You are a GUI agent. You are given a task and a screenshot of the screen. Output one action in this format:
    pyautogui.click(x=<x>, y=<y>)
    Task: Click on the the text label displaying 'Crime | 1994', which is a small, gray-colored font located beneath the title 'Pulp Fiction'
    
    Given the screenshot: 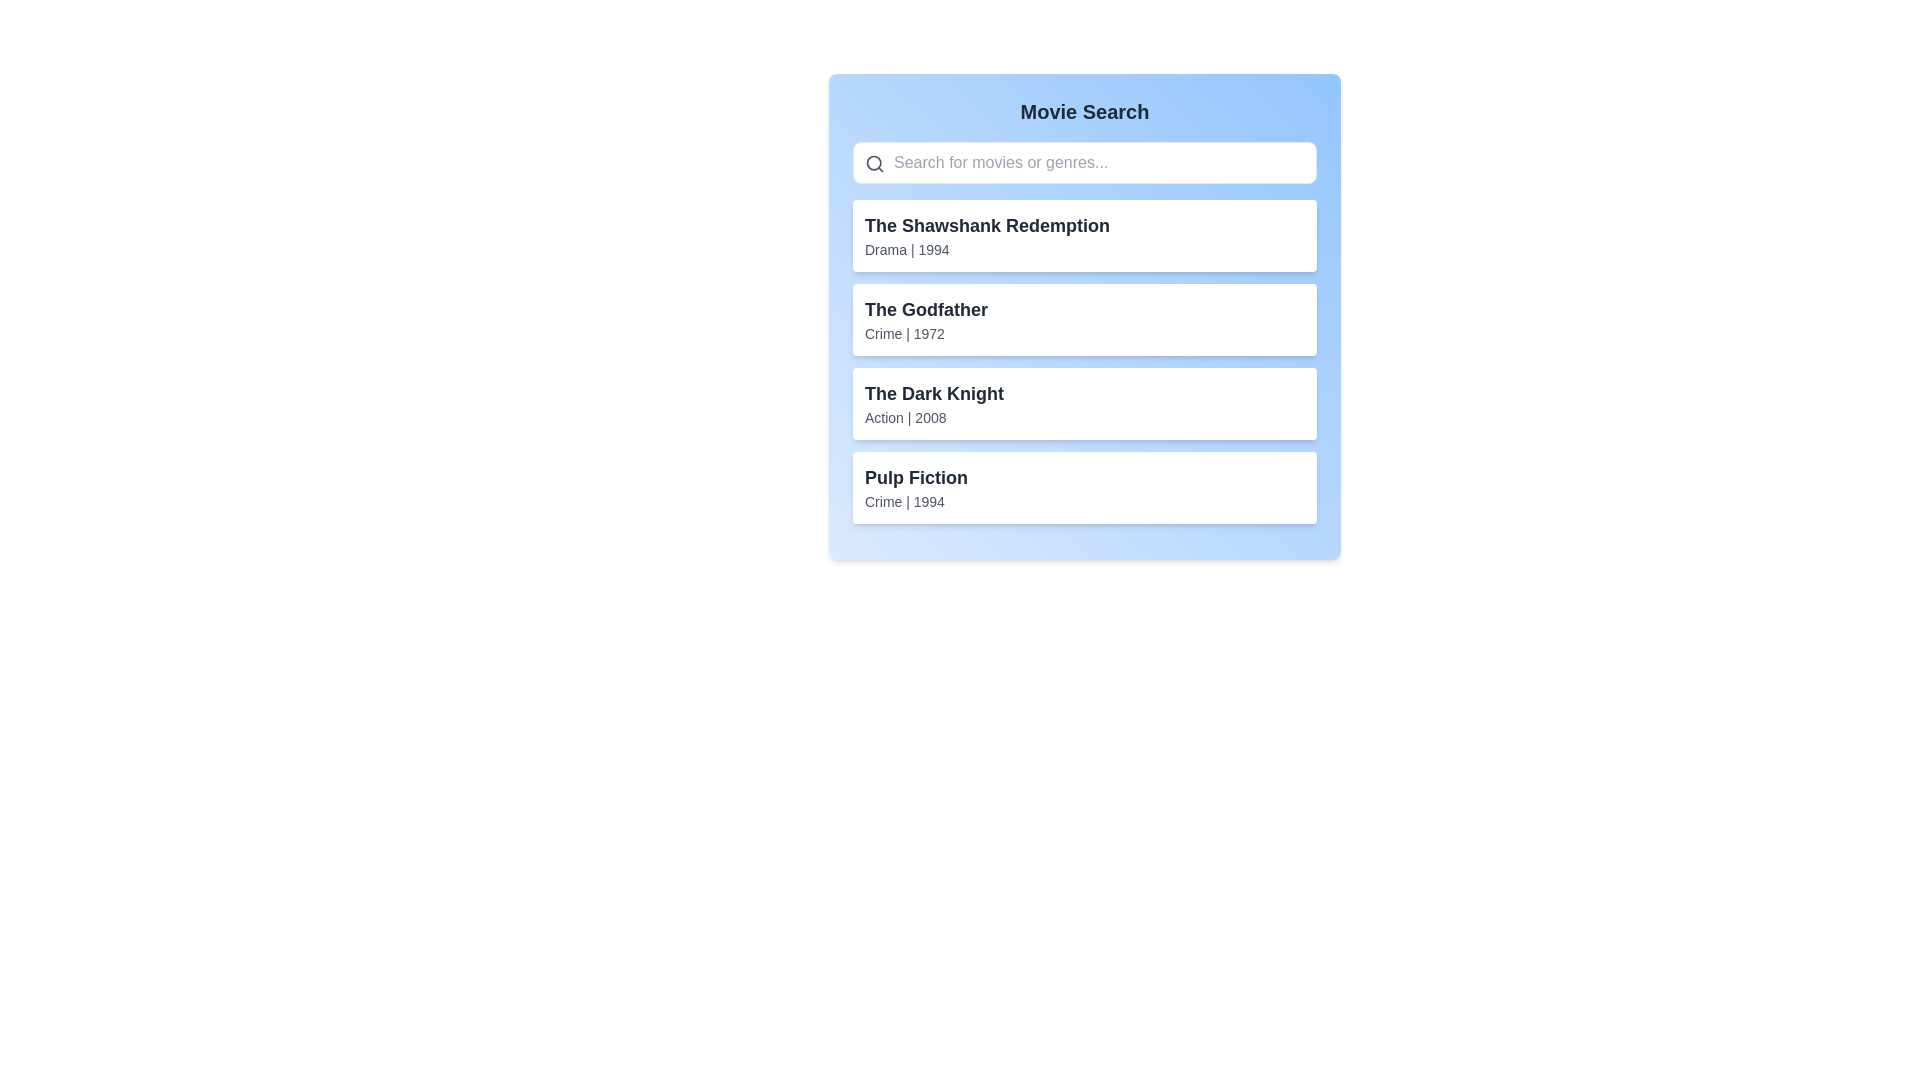 What is the action you would take?
    pyautogui.click(x=915, y=500)
    